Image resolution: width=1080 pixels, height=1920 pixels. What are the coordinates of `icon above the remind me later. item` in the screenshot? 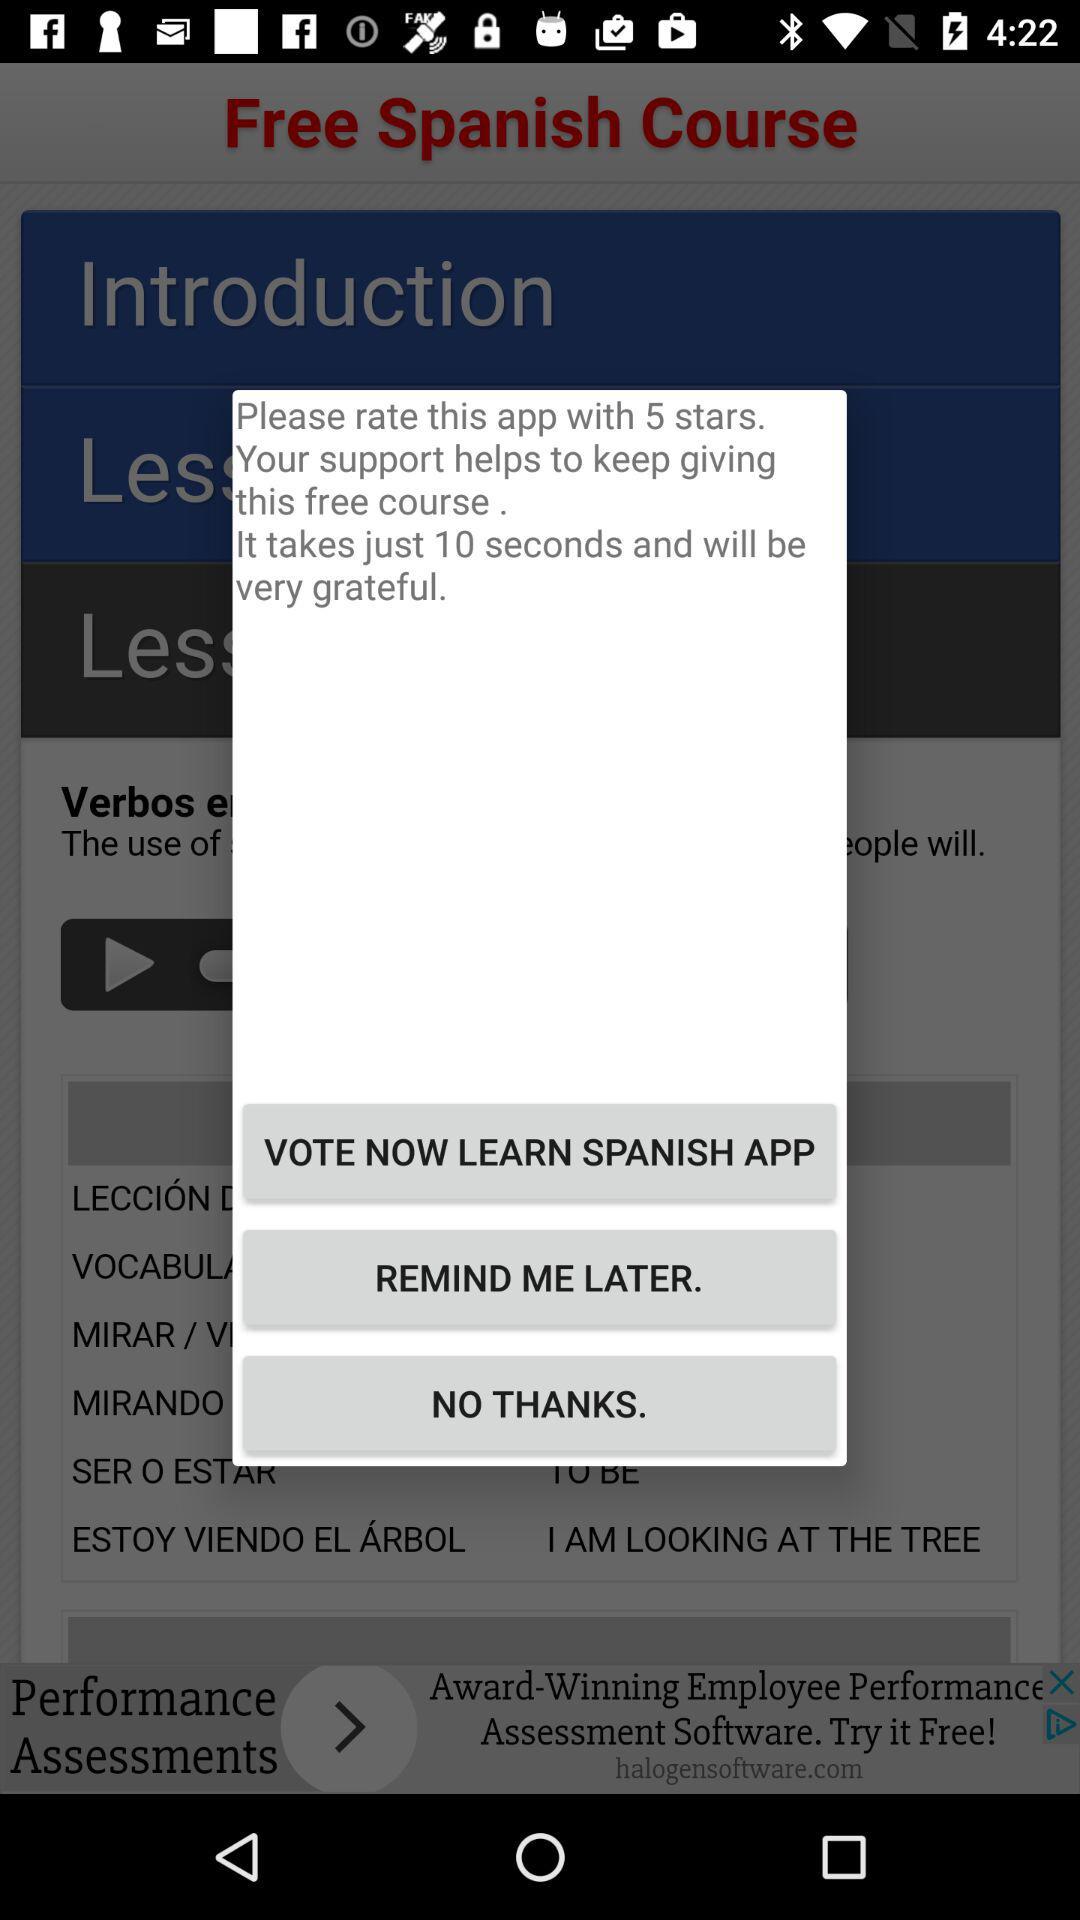 It's located at (538, 1151).